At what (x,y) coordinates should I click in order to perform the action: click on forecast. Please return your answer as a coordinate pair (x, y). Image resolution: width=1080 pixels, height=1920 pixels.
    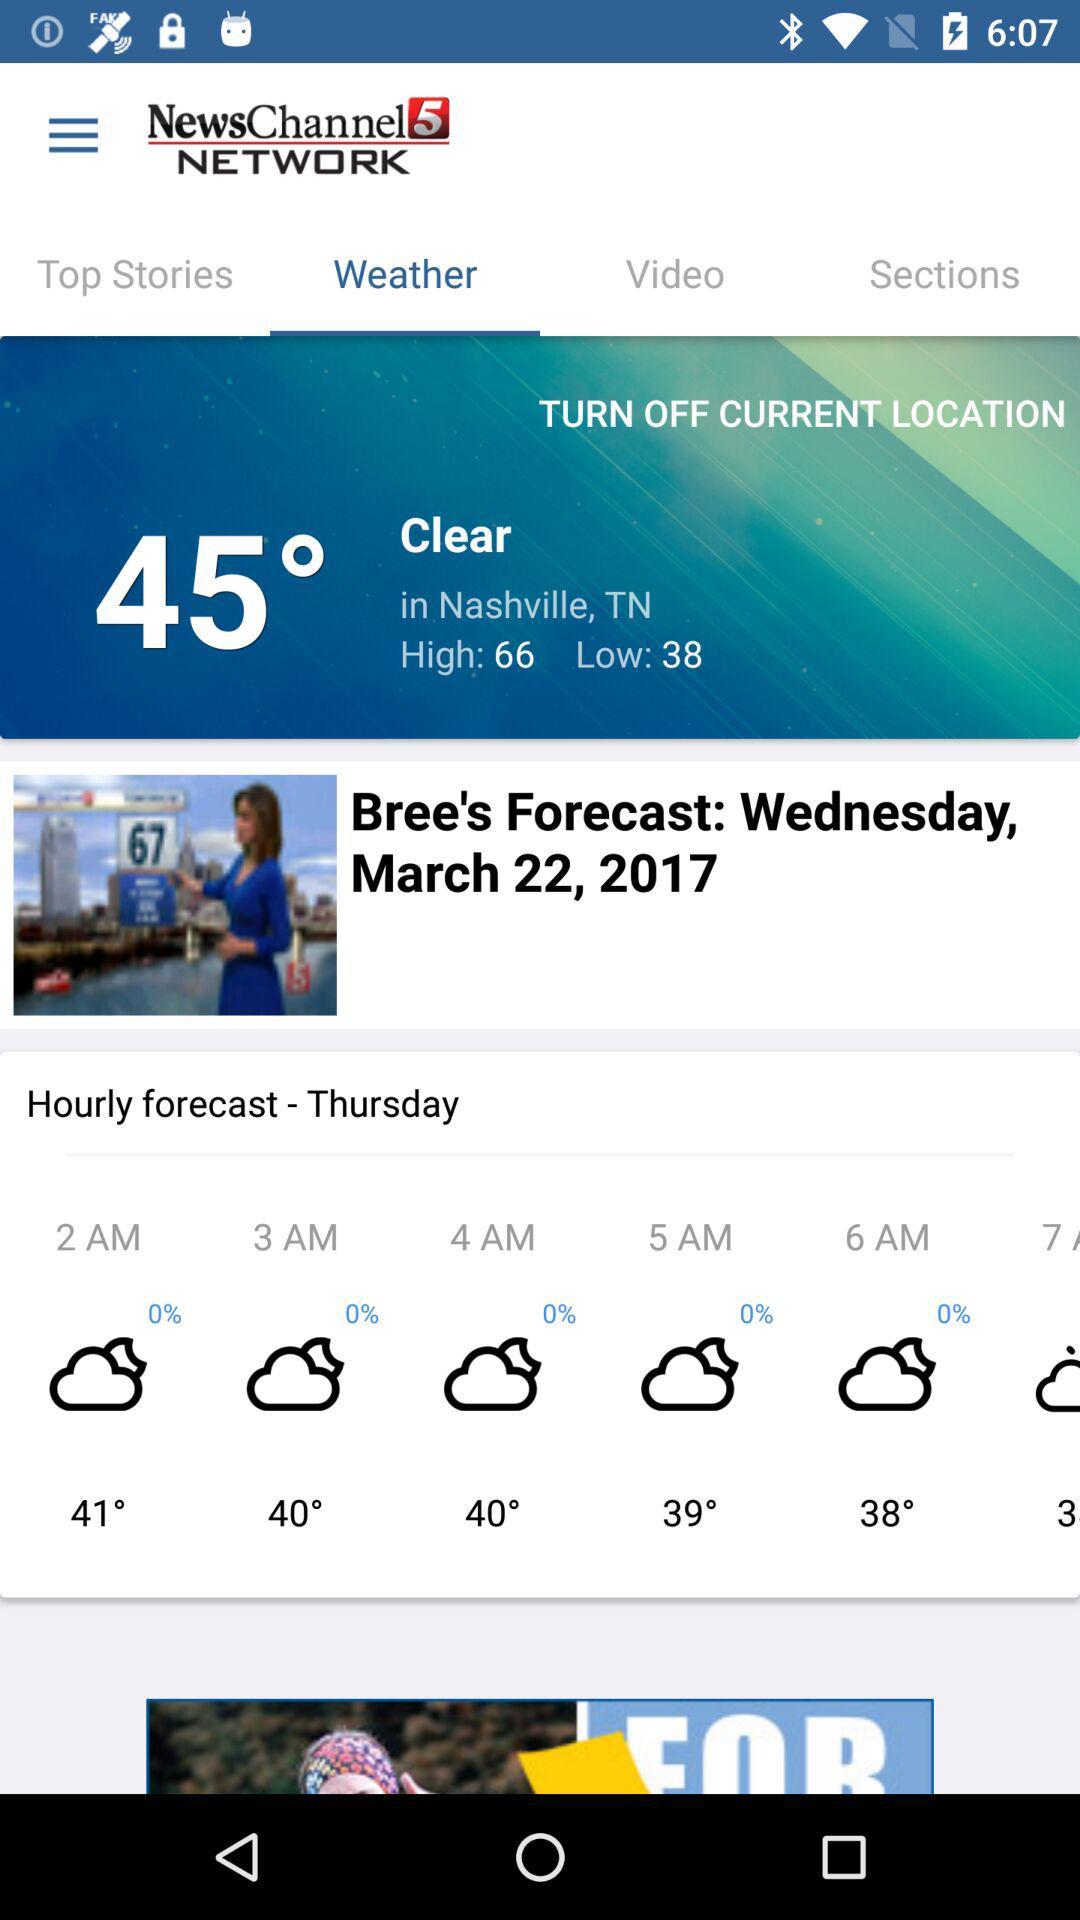
    Looking at the image, I should click on (174, 894).